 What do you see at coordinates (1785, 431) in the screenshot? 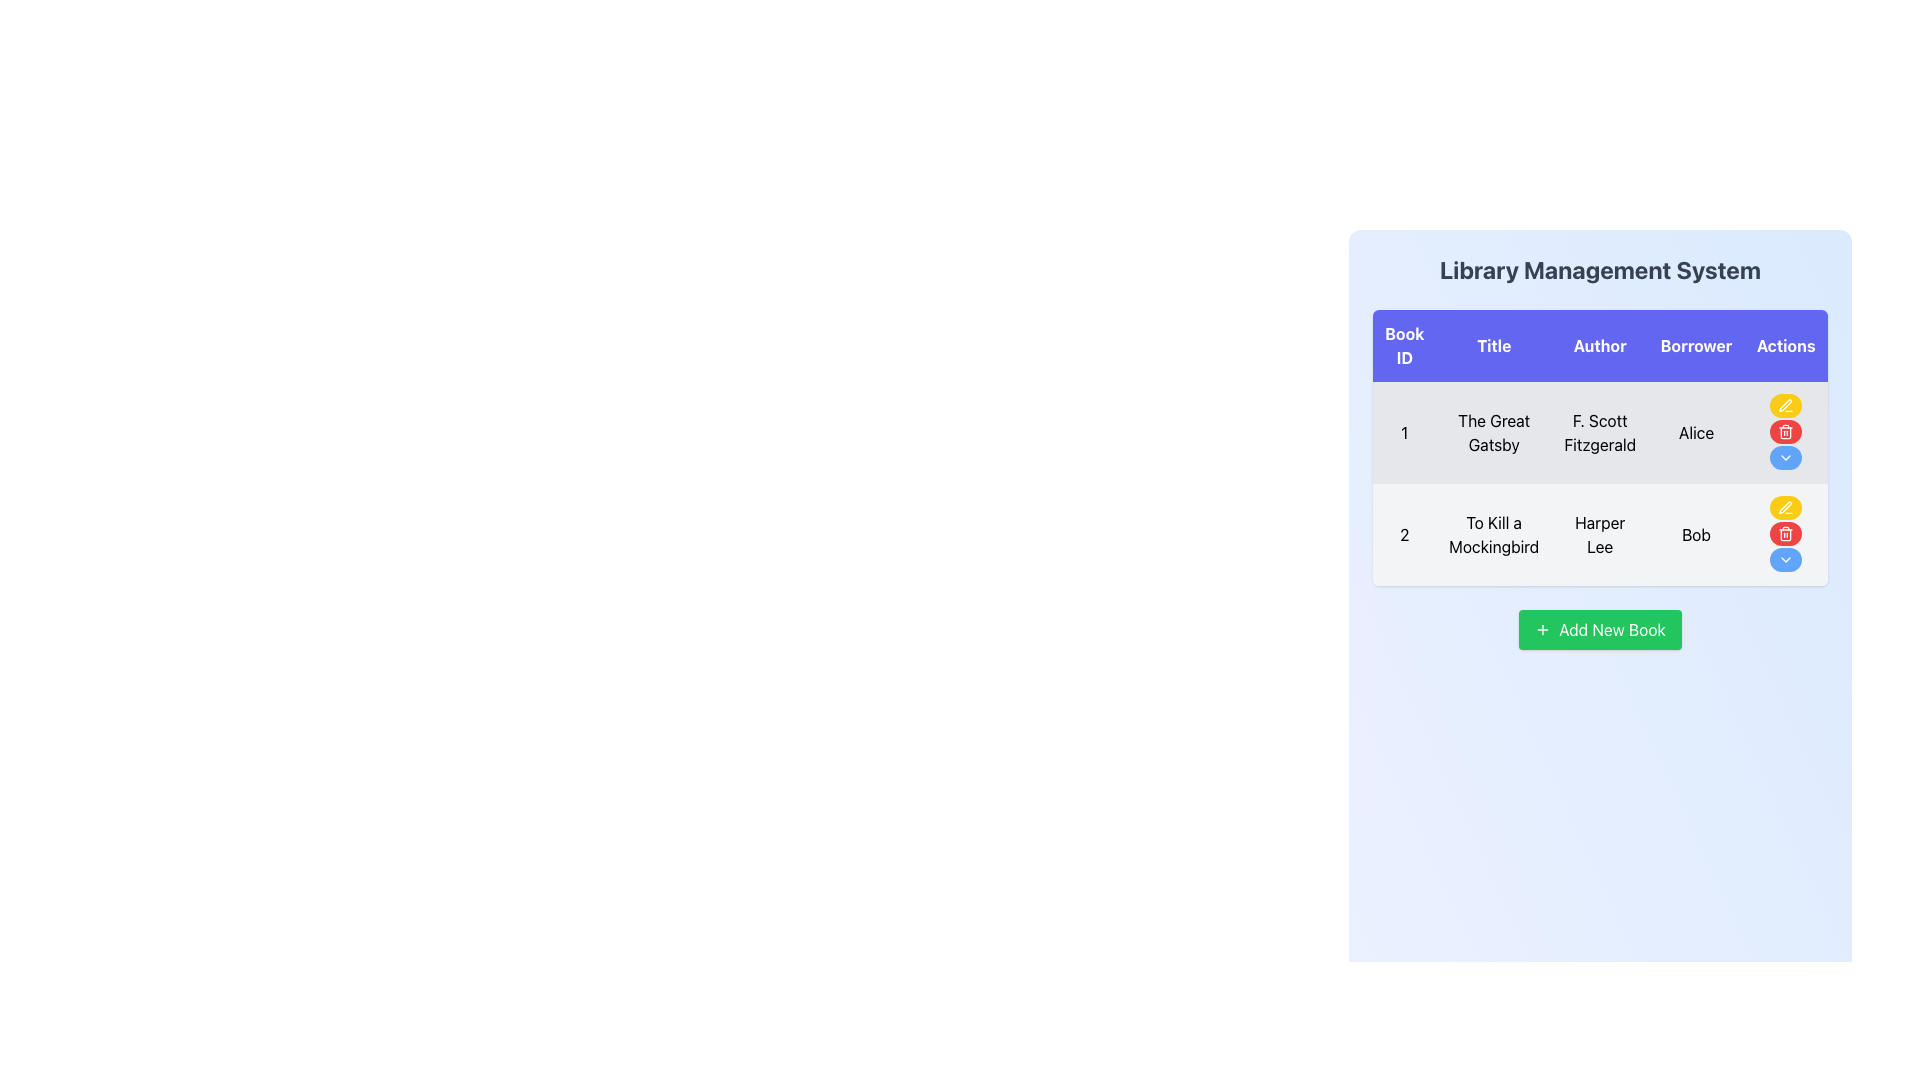
I see `the small red circular button with a trash can icon located in the 'Actions' column of the first row in the Library Management System interface` at bounding box center [1785, 431].